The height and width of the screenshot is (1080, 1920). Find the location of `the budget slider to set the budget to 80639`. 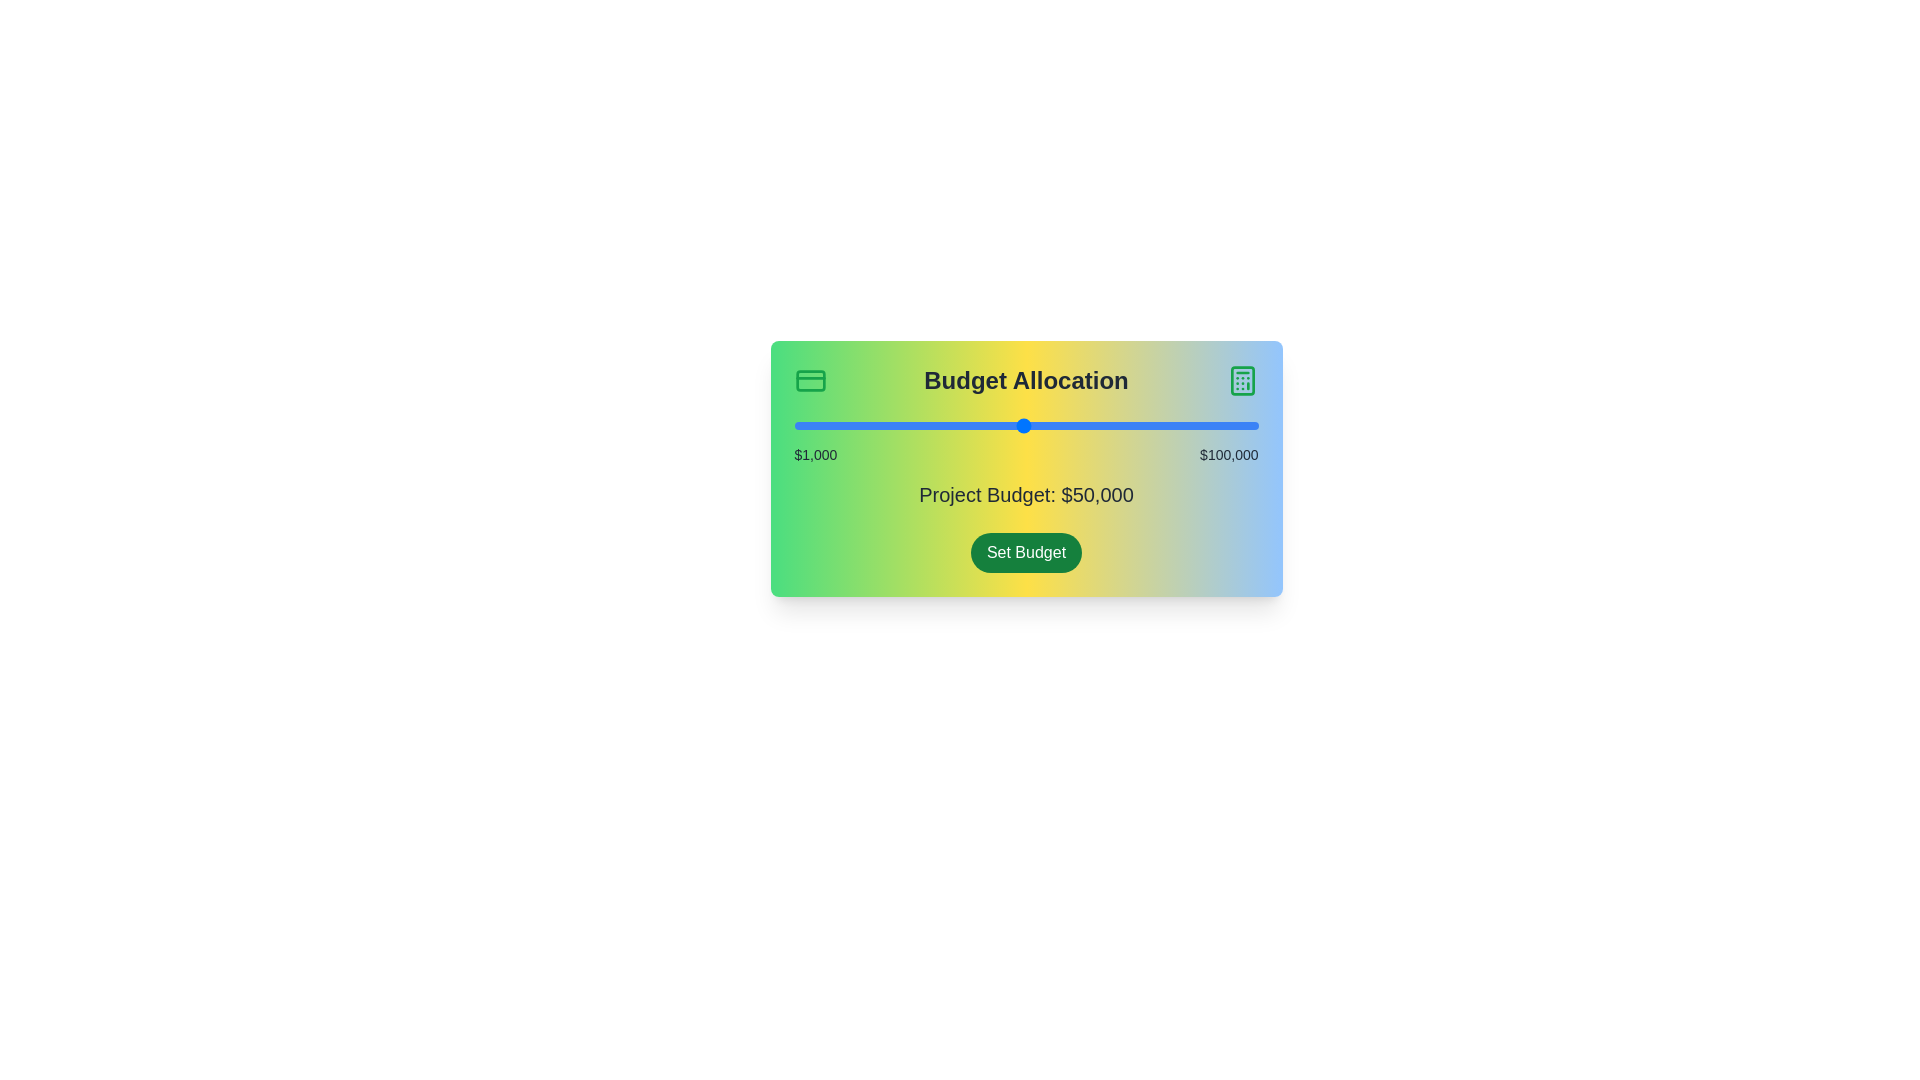

the budget slider to set the budget to 80639 is located at coordinates (1167, 424).